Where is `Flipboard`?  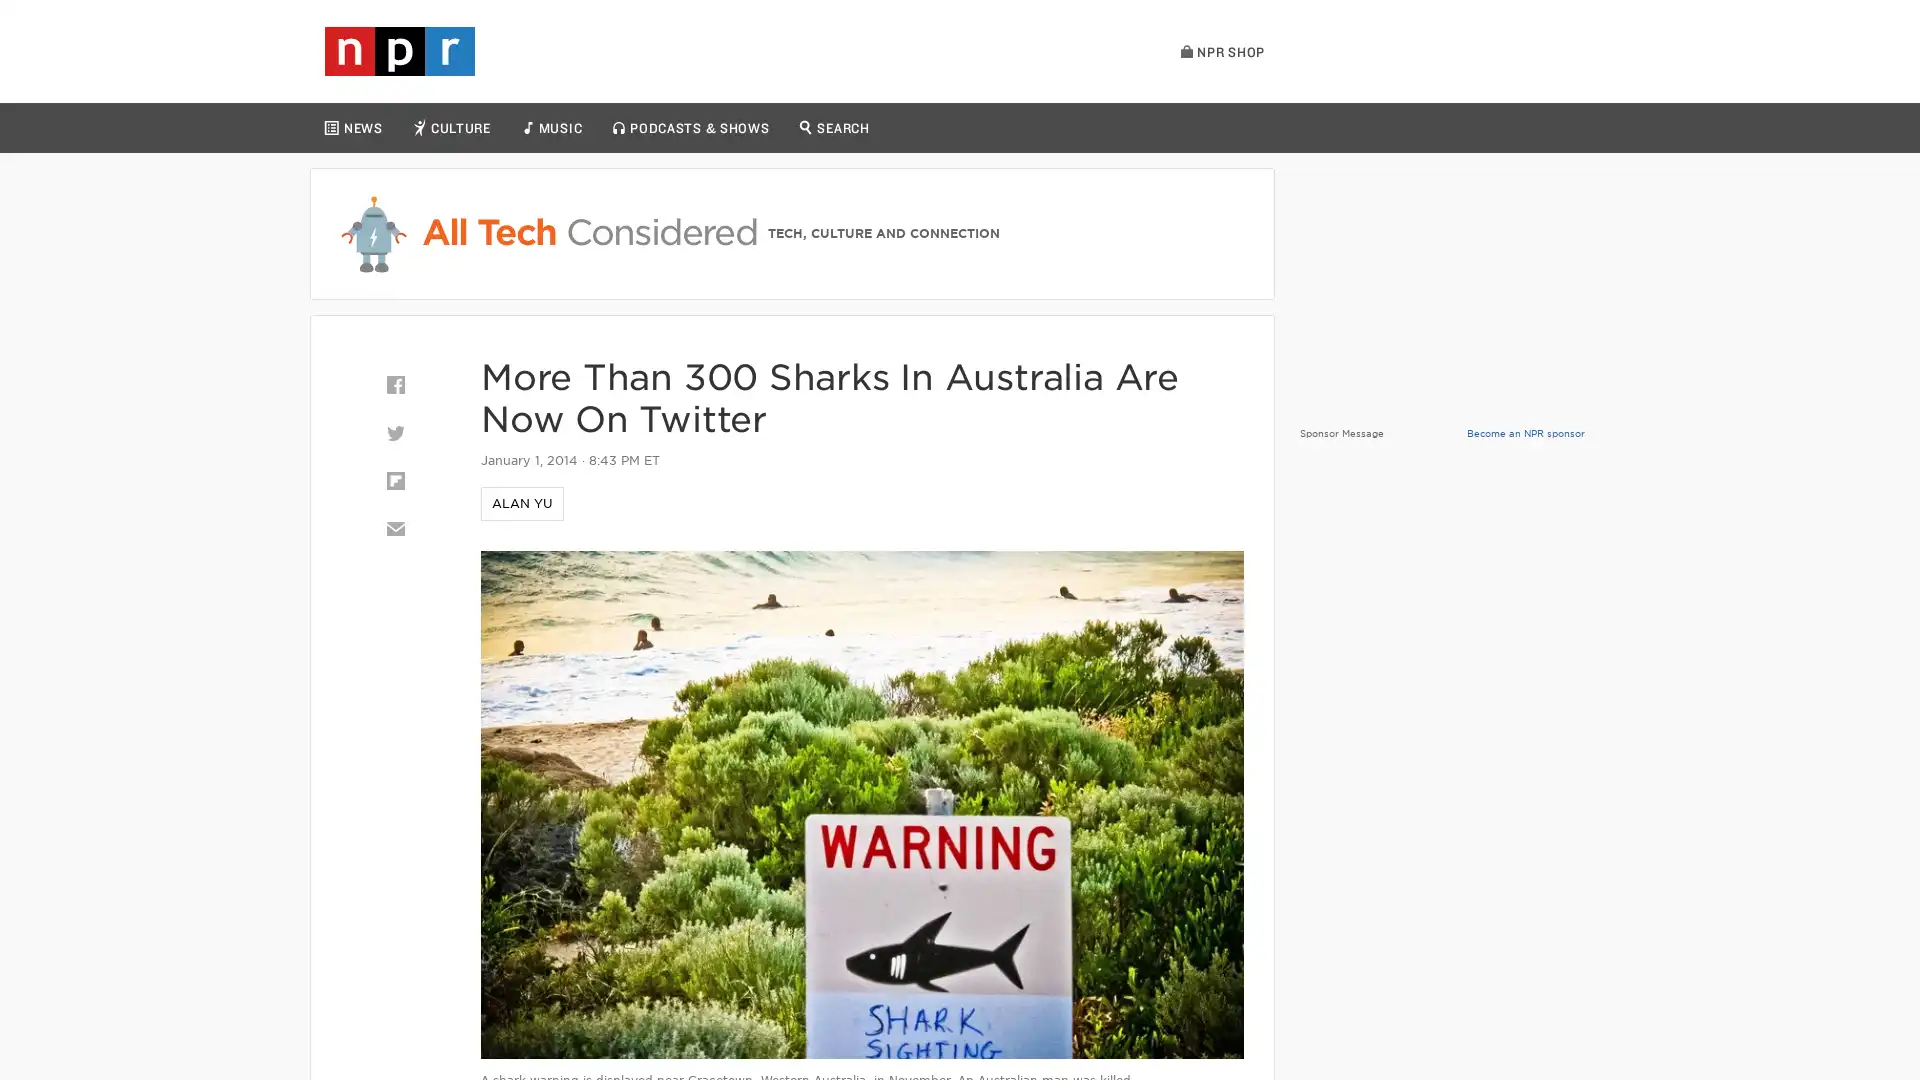 Flipboard is located at coordinates (394, 481).